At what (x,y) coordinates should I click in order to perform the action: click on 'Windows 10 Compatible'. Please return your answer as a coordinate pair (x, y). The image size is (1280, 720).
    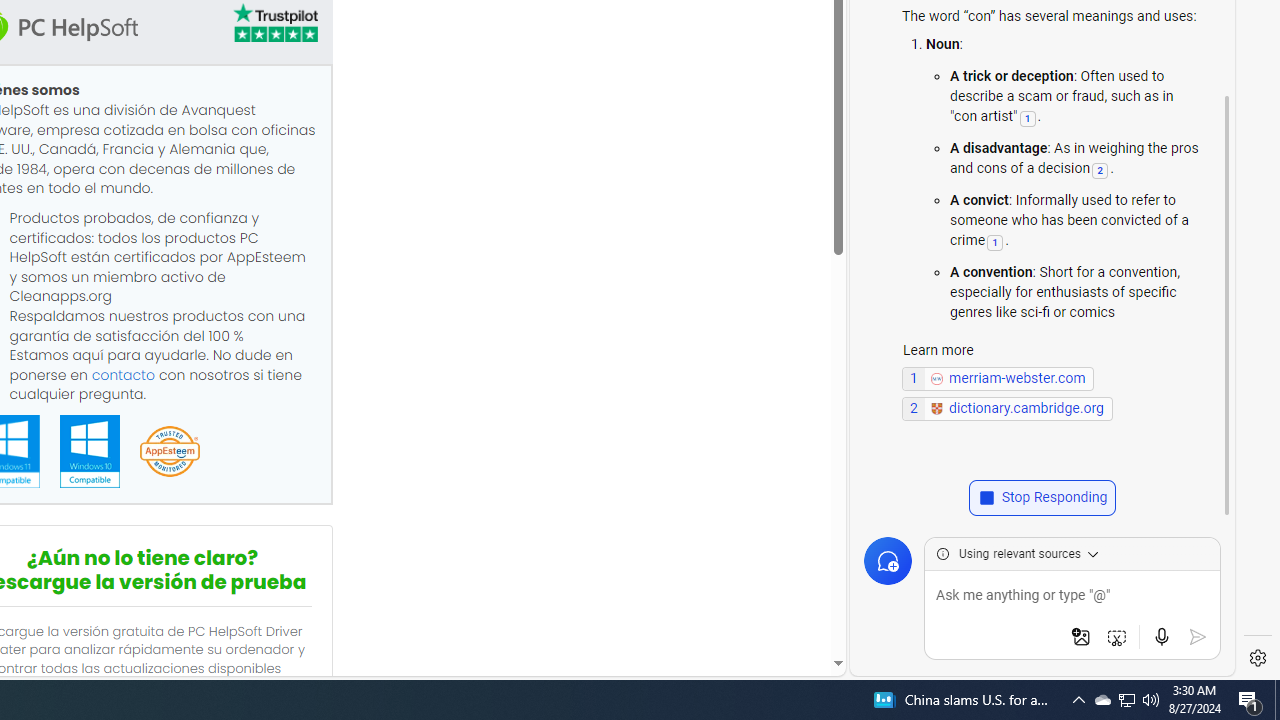
    Looking at the image, I should click on (88, 451).